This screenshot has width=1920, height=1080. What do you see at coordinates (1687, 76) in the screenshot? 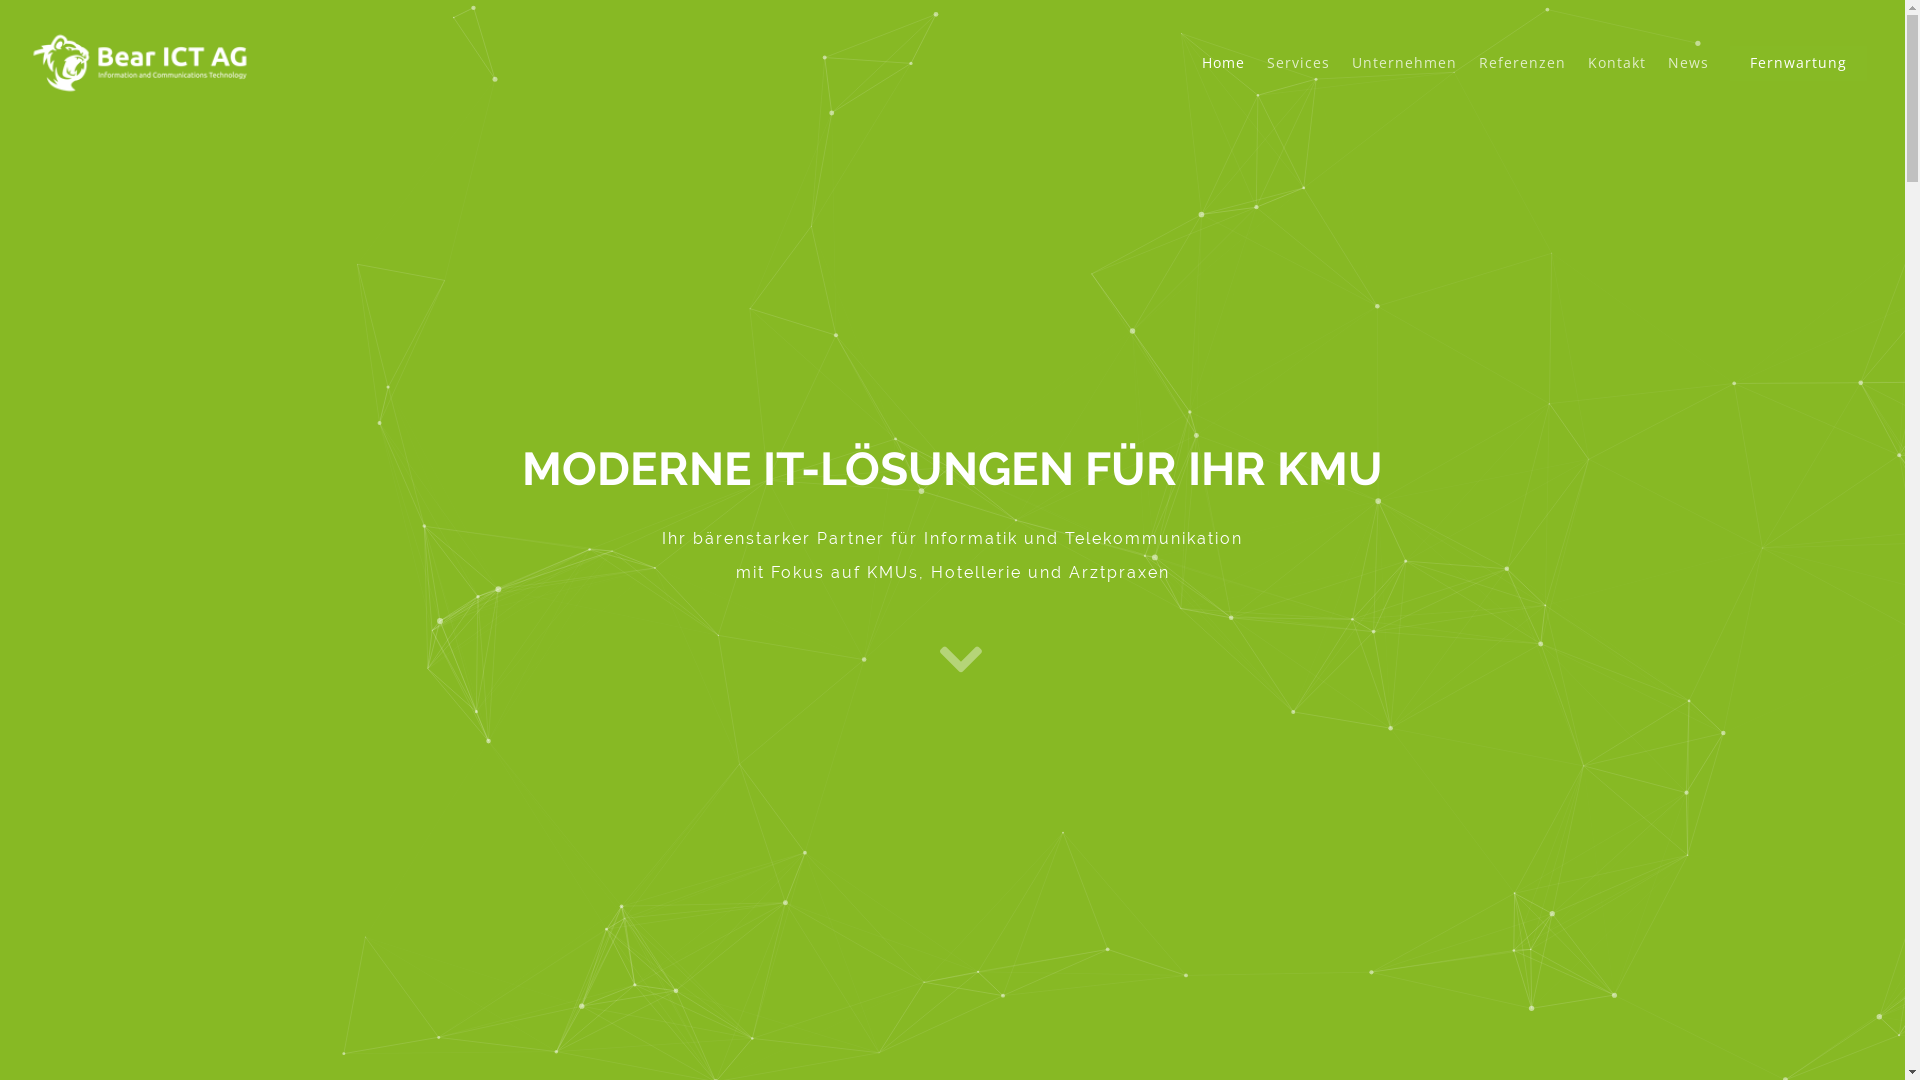
I see `'News'` at bounding box center [1687, 76].